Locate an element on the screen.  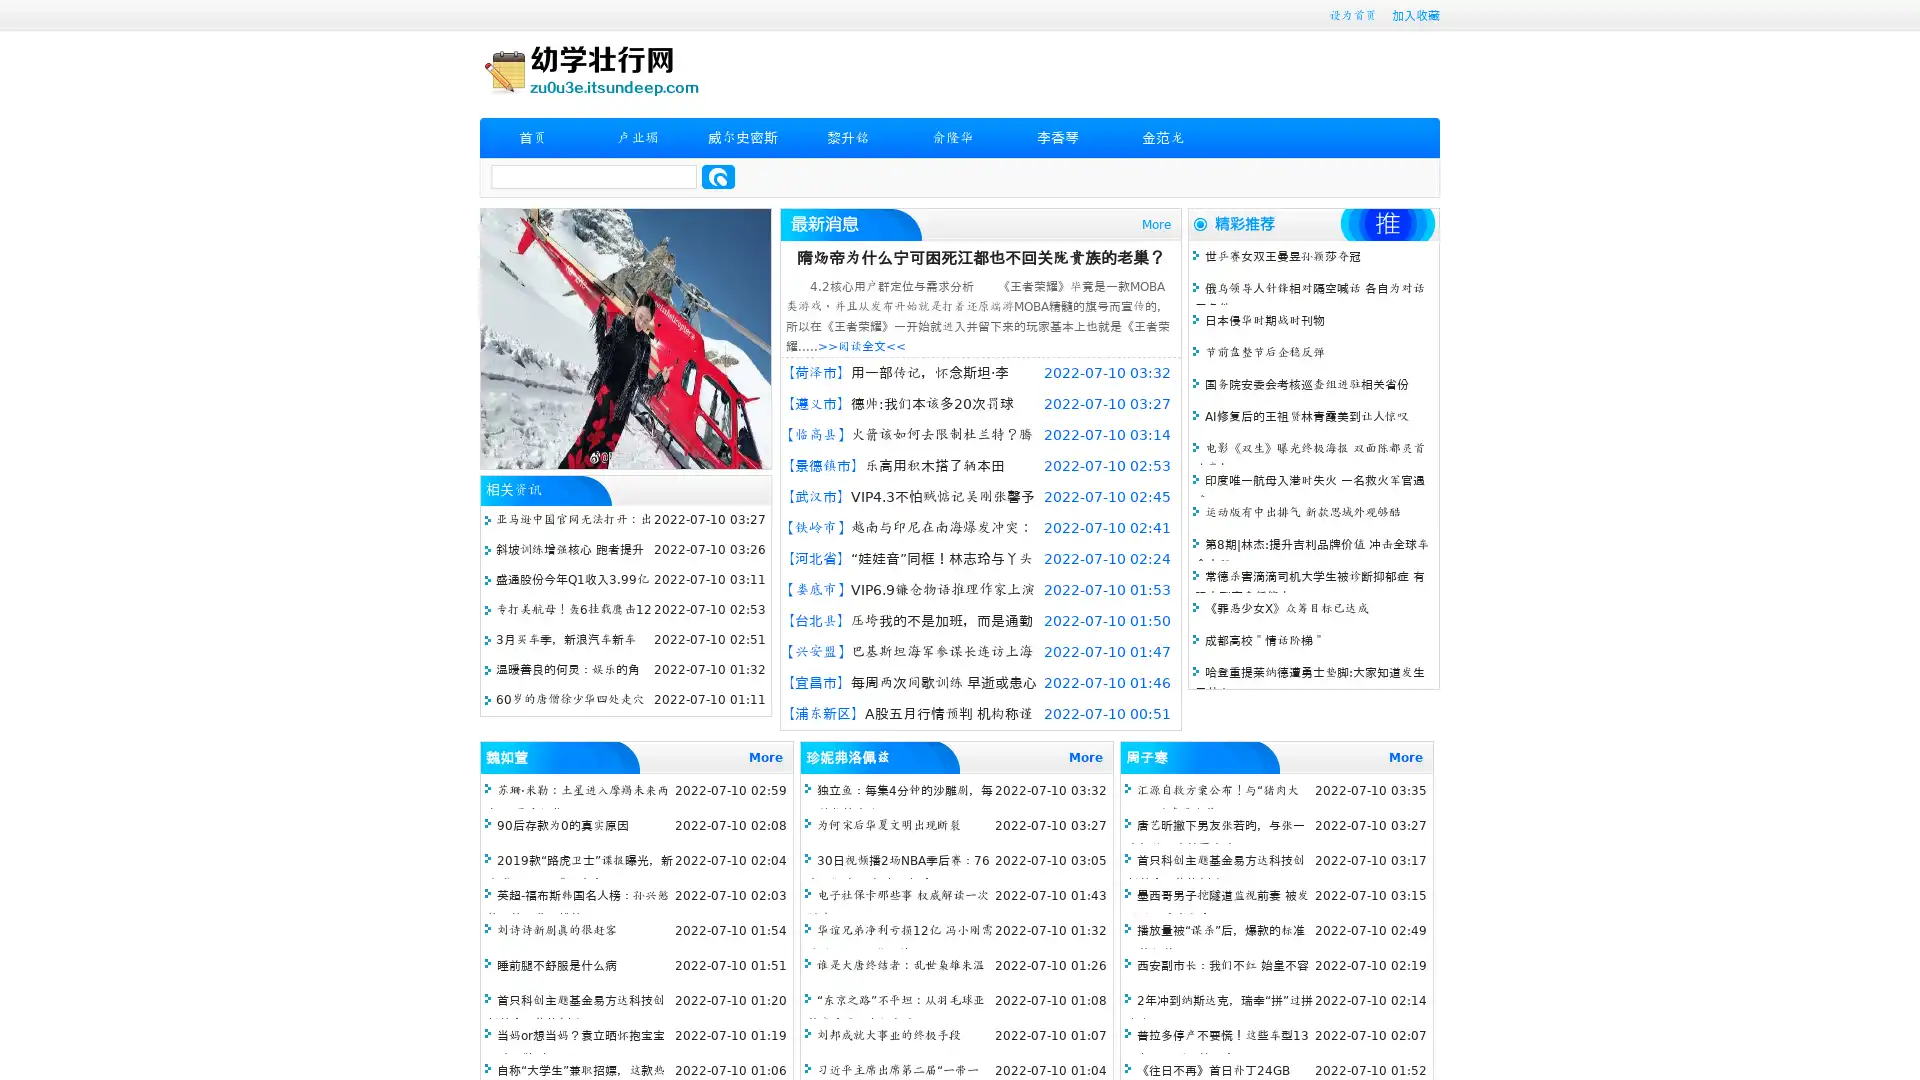
Search is located at coordinates (718, 176).